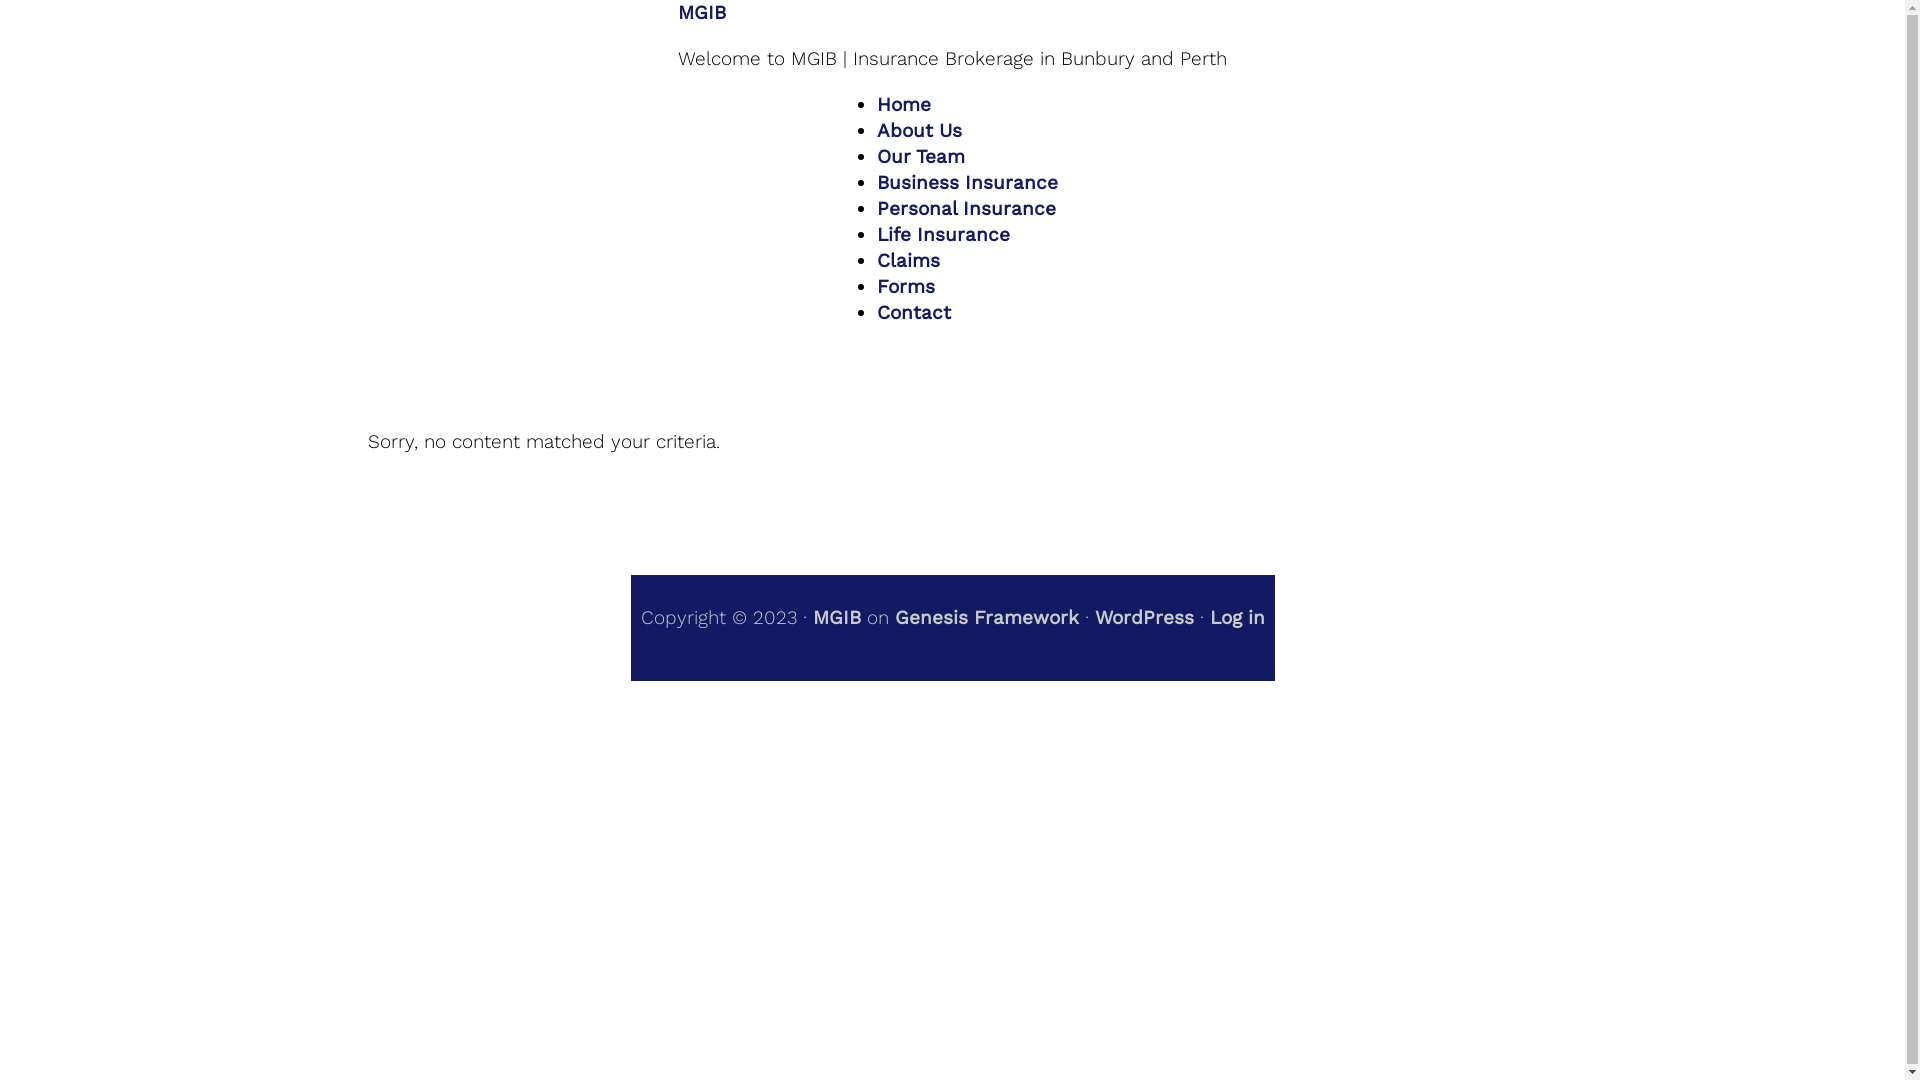  I want to click on 'Genesis Framework', so click(985, 616).